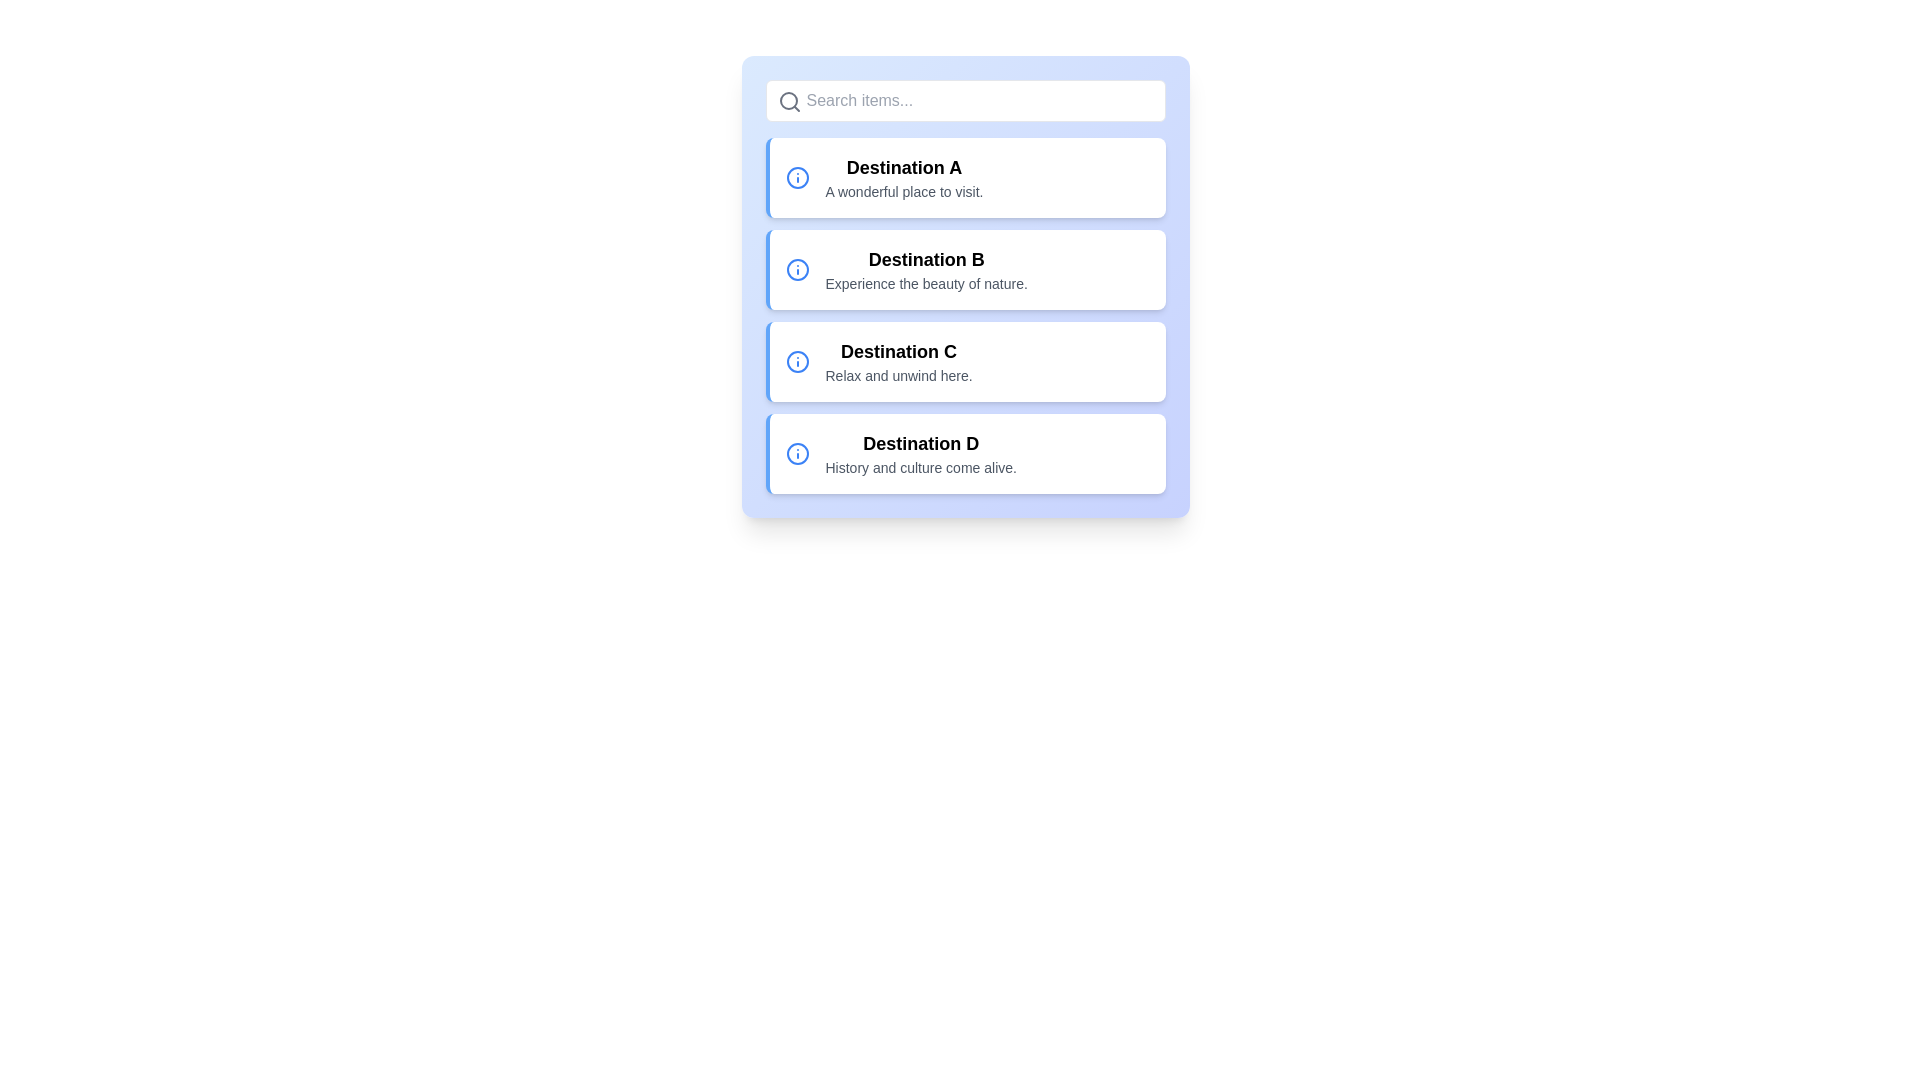 This screenshot has width=1920, height=1080. I want to click on the text 'A wonderful place to visit.' which is a smaller gray font label located directly beneath the title 'Destination A', so click(903, 192).